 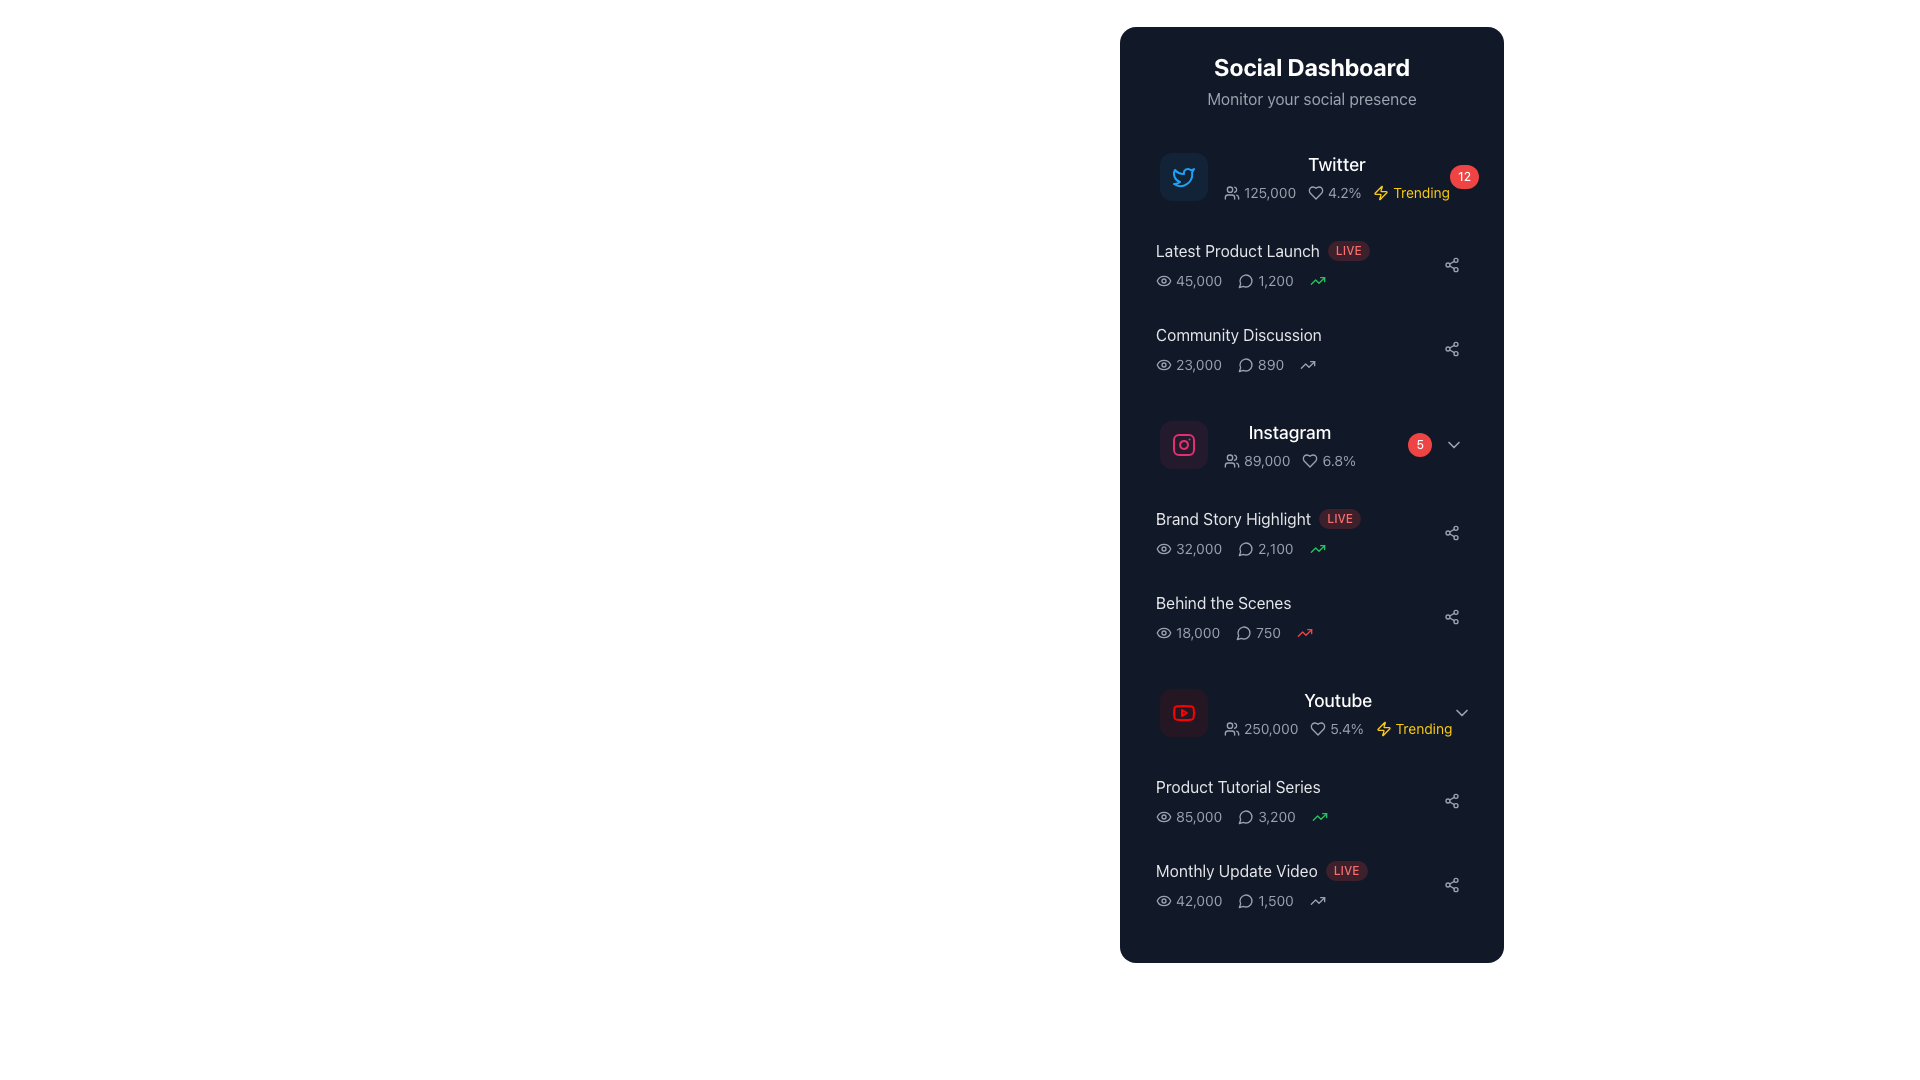 What do you see at coordinates (1310, 461) in the screenshot?
I see `the heart-shaped icon outlined in white, which symbolizes a liking or favorite feature, located to the left of the text '6.8%' in the Instagram row of the 'Social Dashboard' panel` at bounding box center [1310, 461].